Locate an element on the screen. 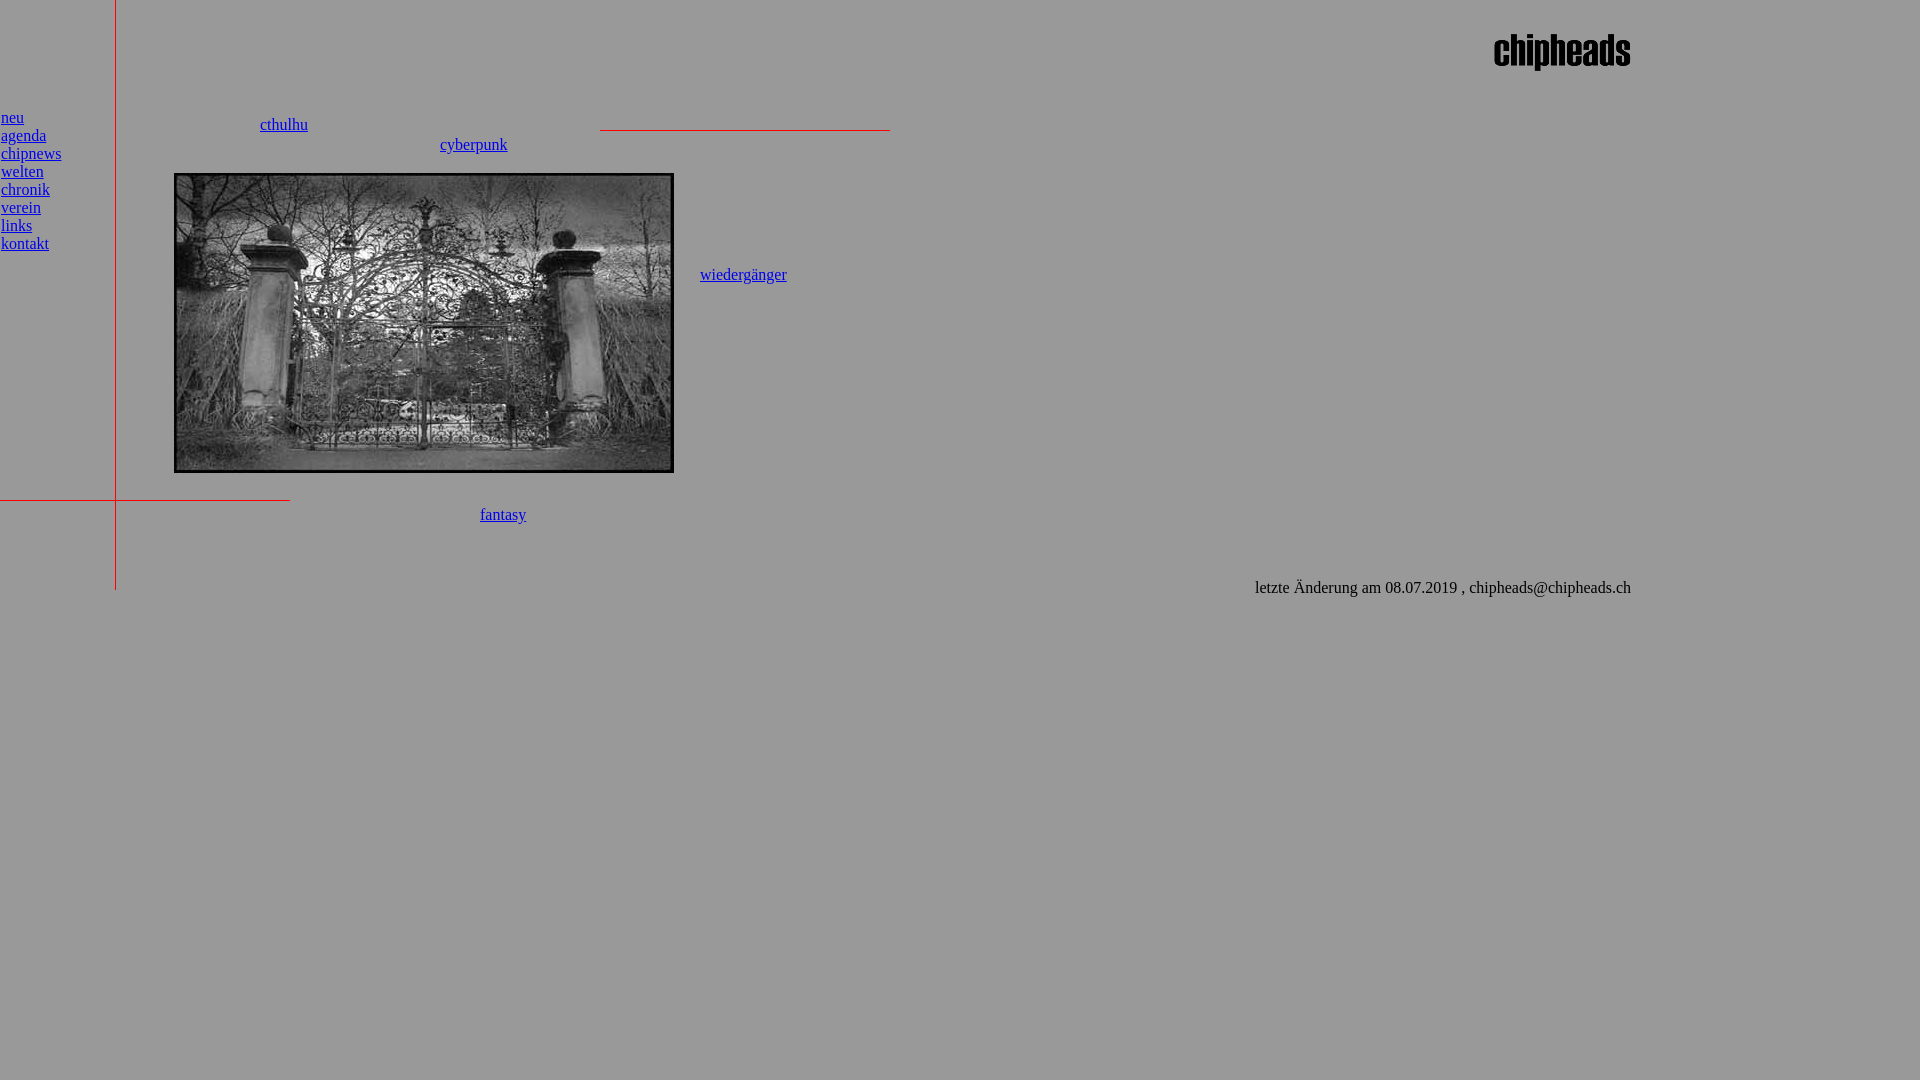 This screenshot has width=1920, height=1080. 'agenda' is located at coordinates (0, 135).